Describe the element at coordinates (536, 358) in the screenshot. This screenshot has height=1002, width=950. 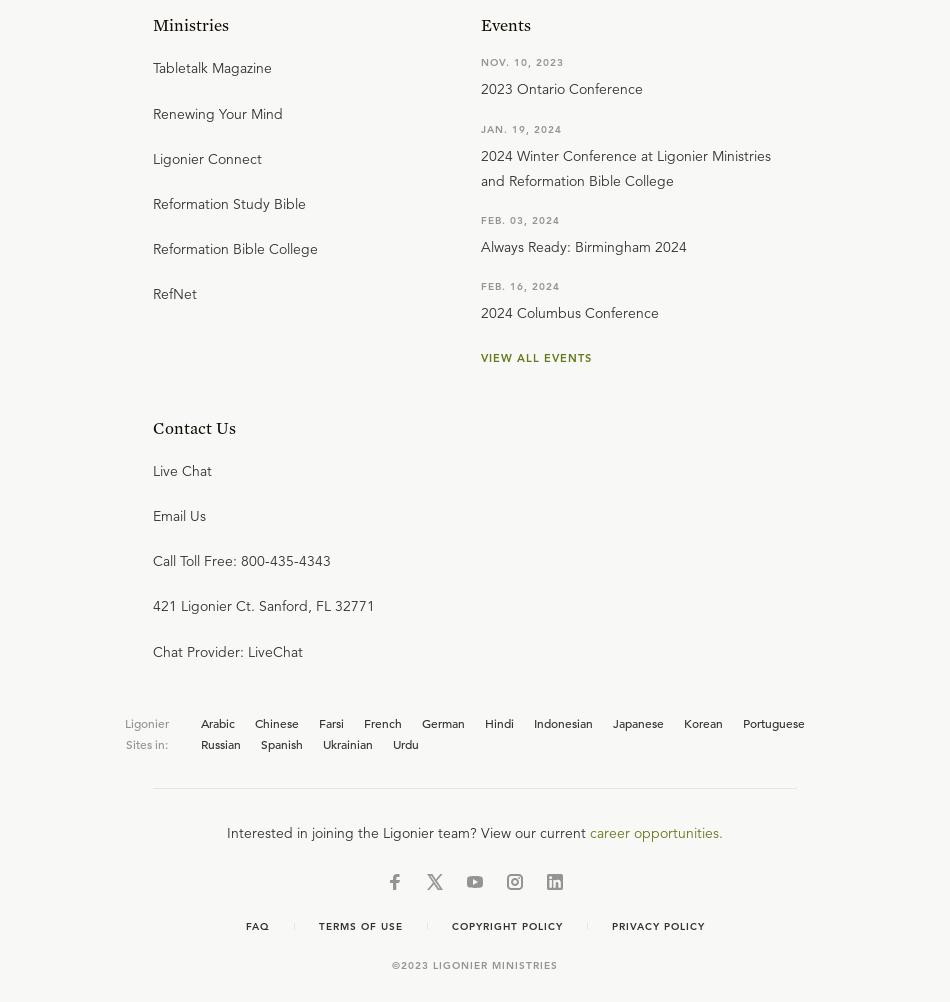
I see `'View all events'` at that location.